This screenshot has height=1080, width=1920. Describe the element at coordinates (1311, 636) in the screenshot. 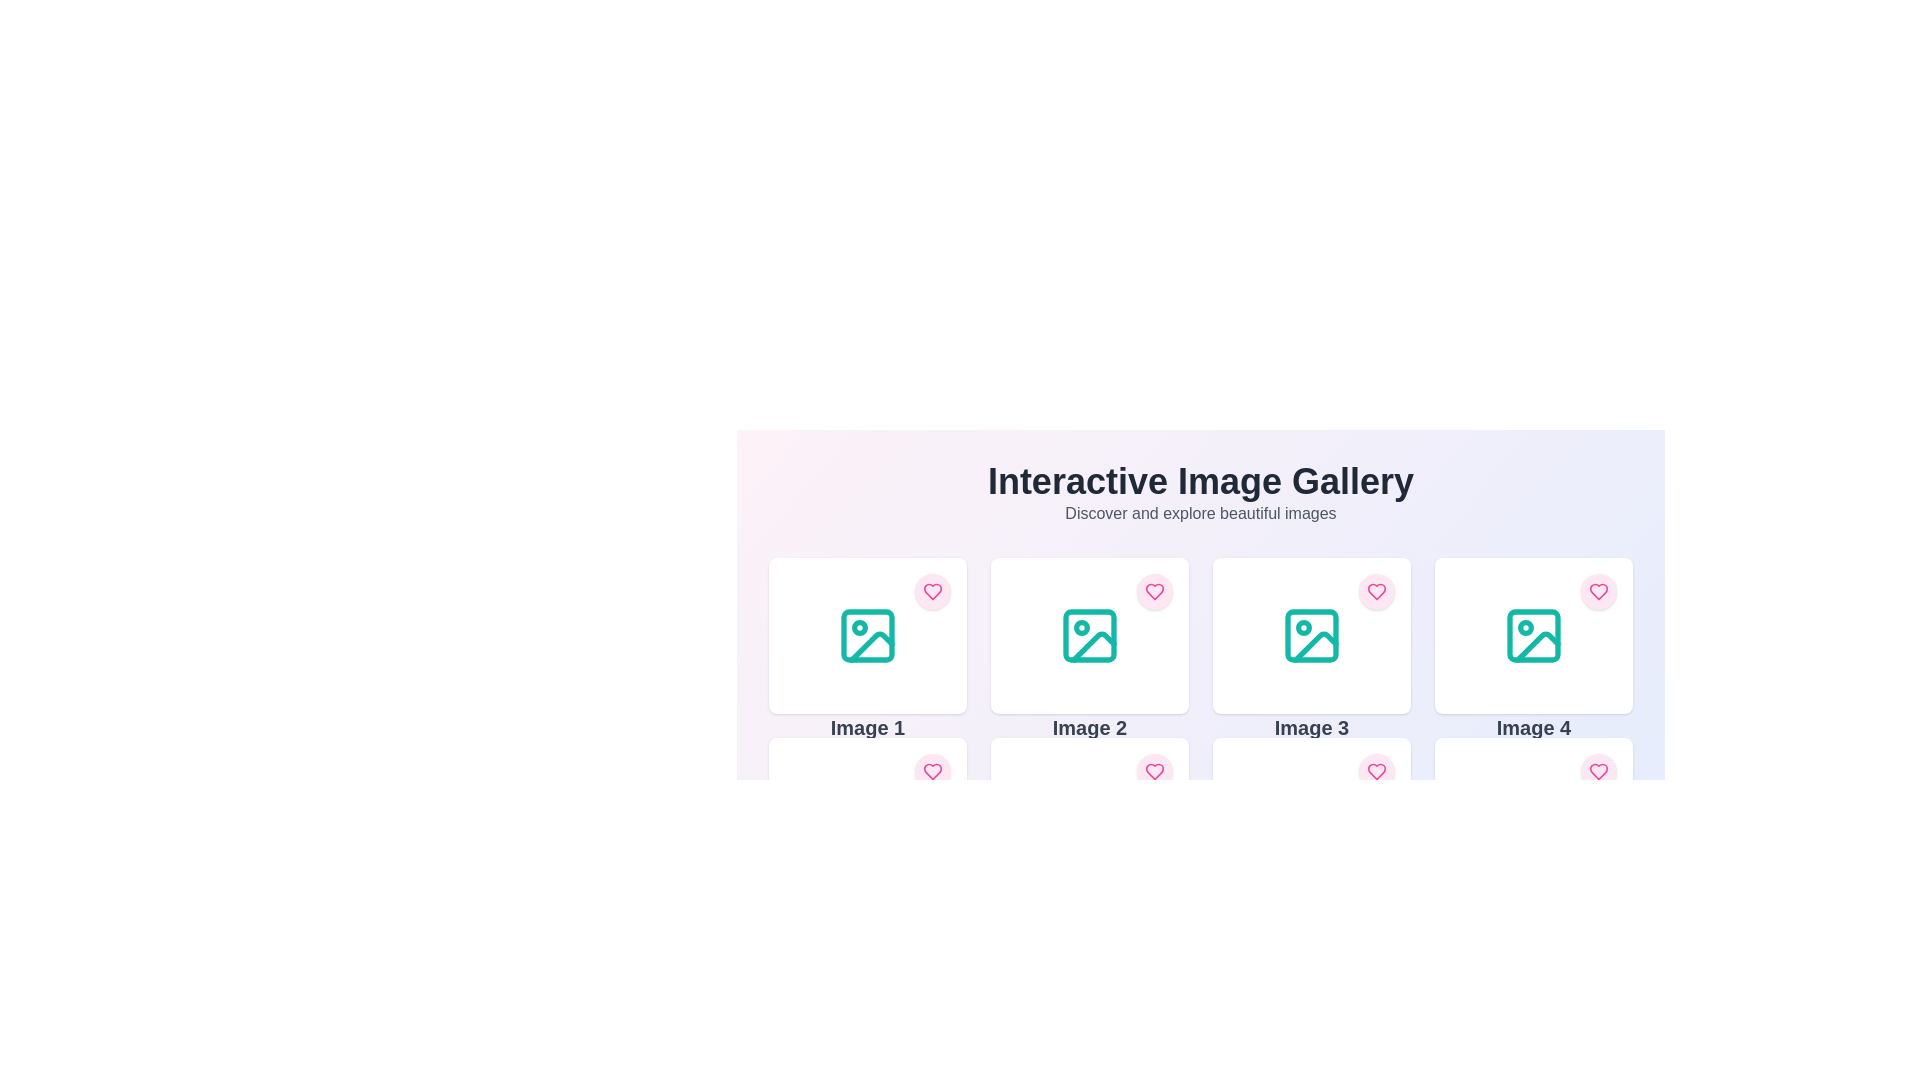

I see `teal rectangular SVG element located at the center of the third image card in the top row of the gallery interface for its properties` at that location.